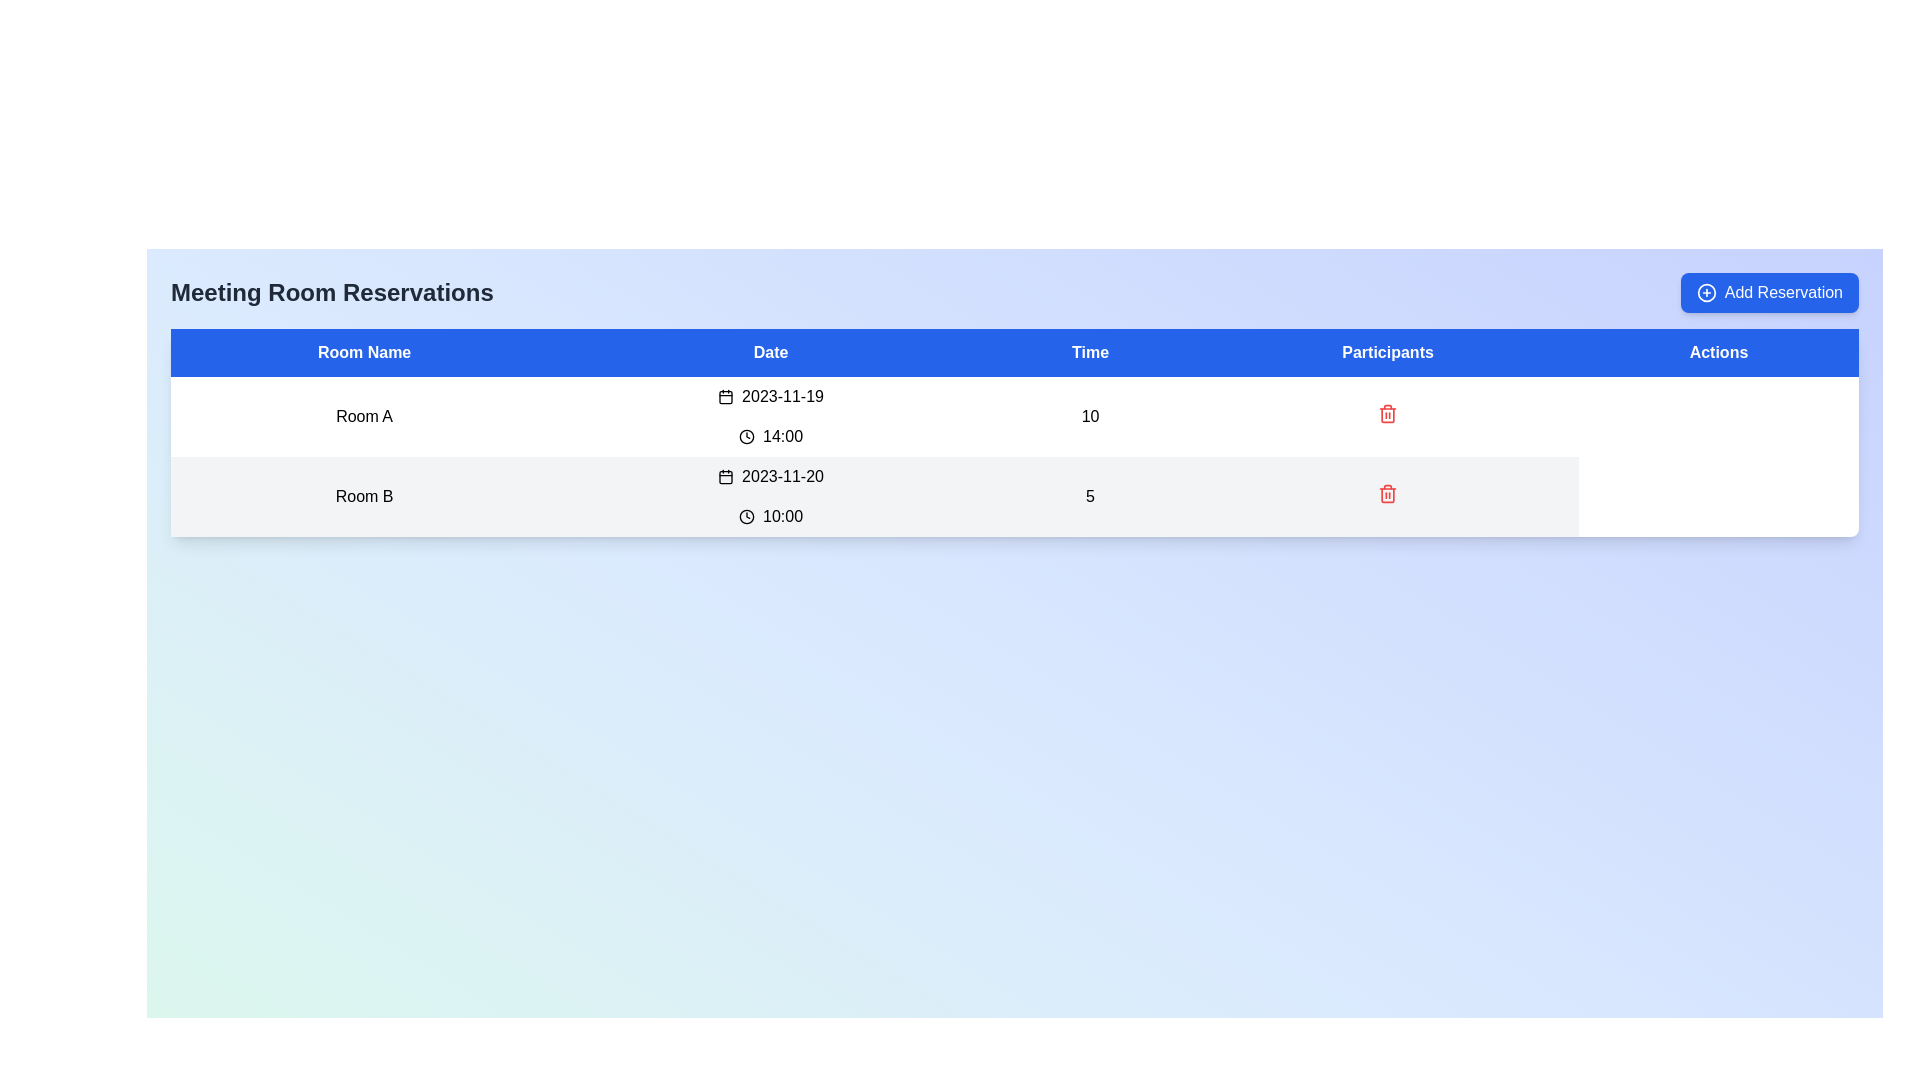  I want to click on the 'Time' header label in the table's header bar, which is the third header positioned between 'Date' and 'Participants', so click(1089, 352).